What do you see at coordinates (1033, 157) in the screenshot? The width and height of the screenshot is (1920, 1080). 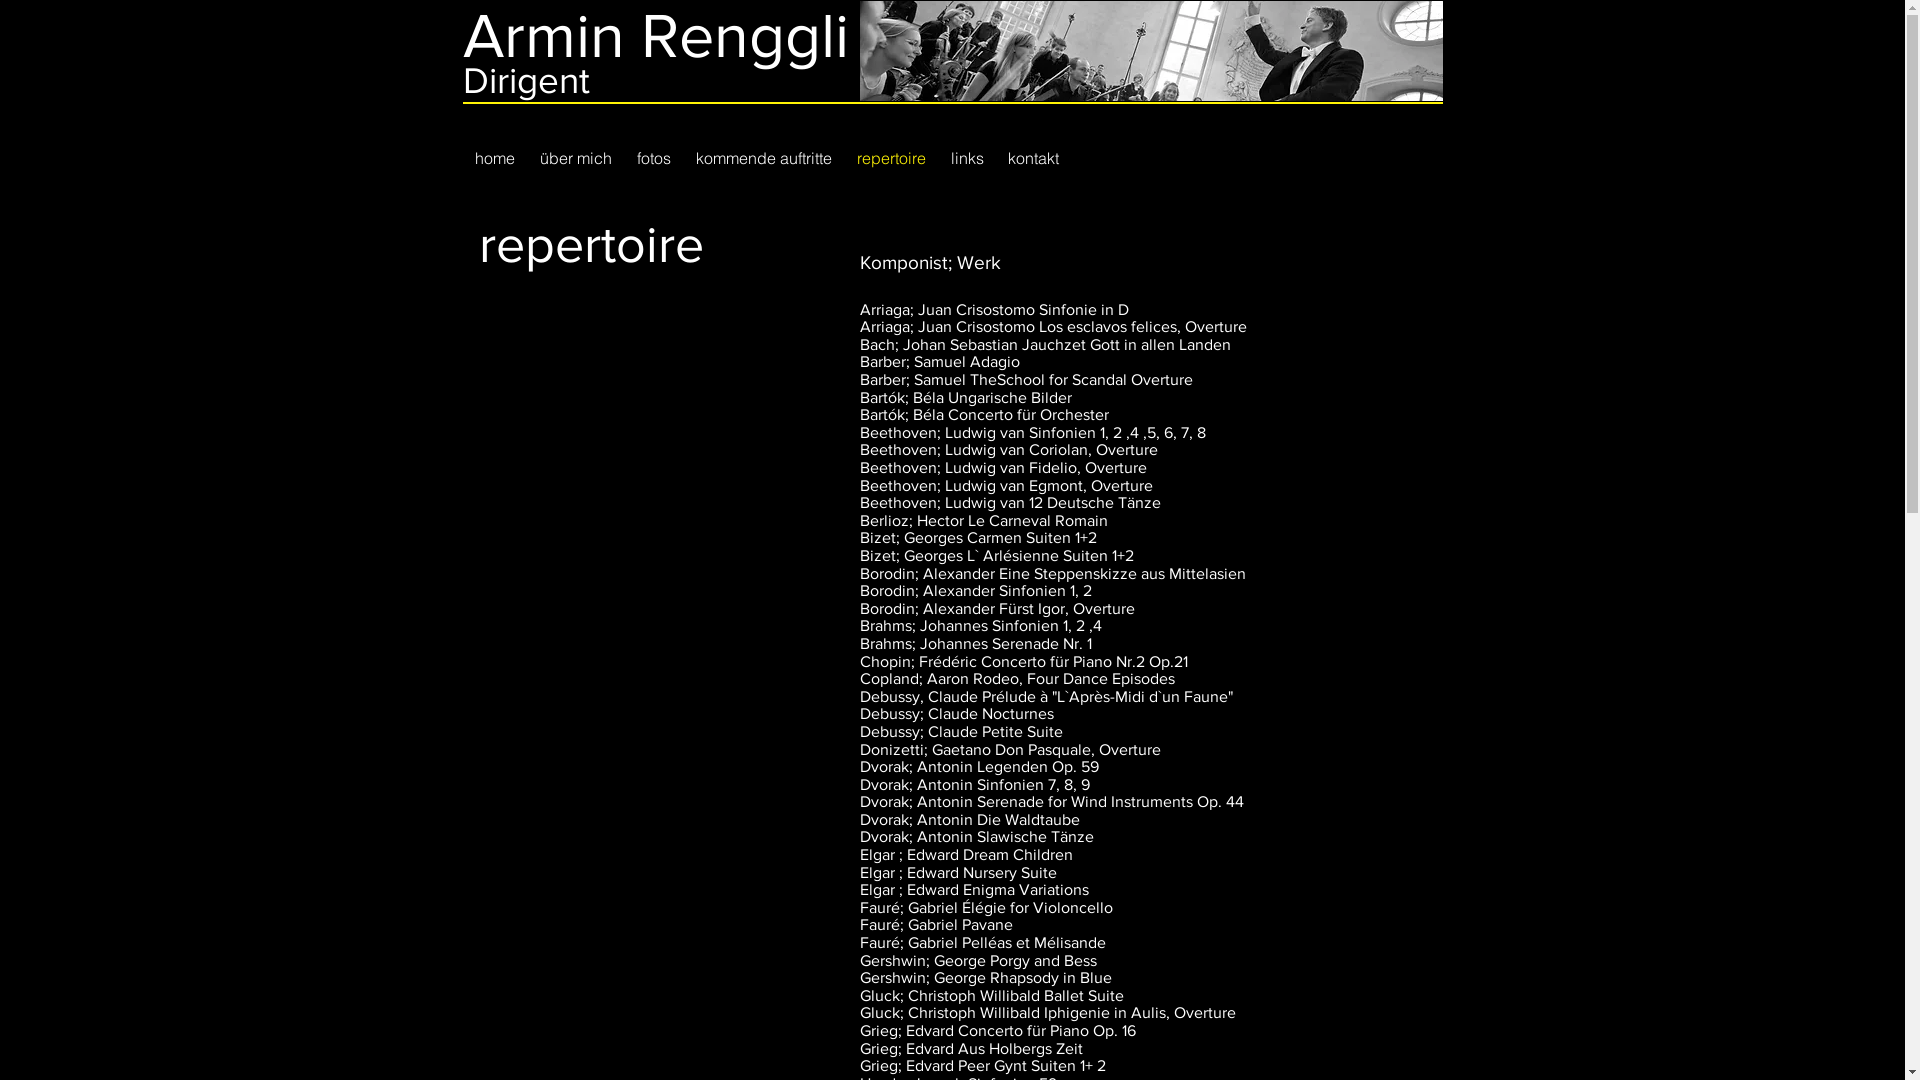 I see `'kontakt'` at bounding box center [1033, 157].